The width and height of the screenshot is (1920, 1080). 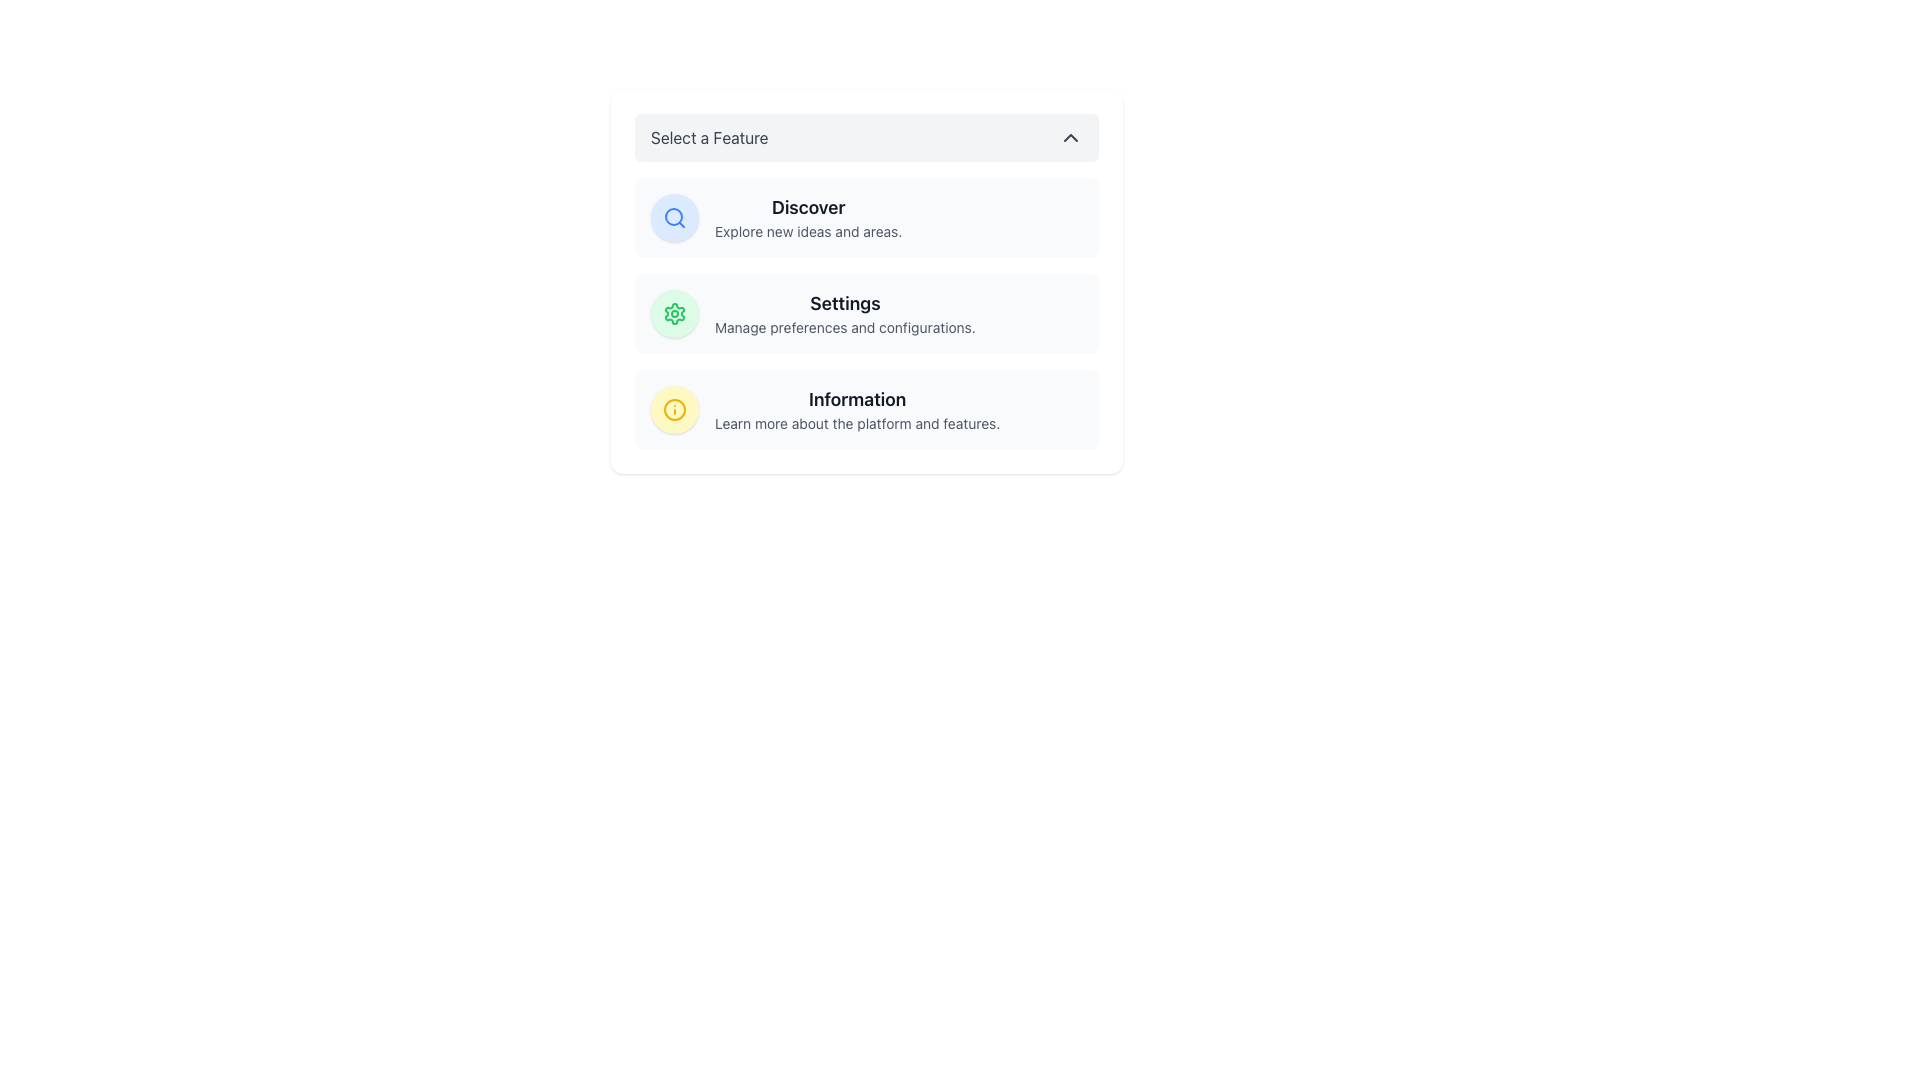 What do you see at coordinates (675, 408) in the screenshot?
I see `the central icon of the 'Information' section, which is the third group in a vertical stack of three similar groups` at bounding box center [675, 408].